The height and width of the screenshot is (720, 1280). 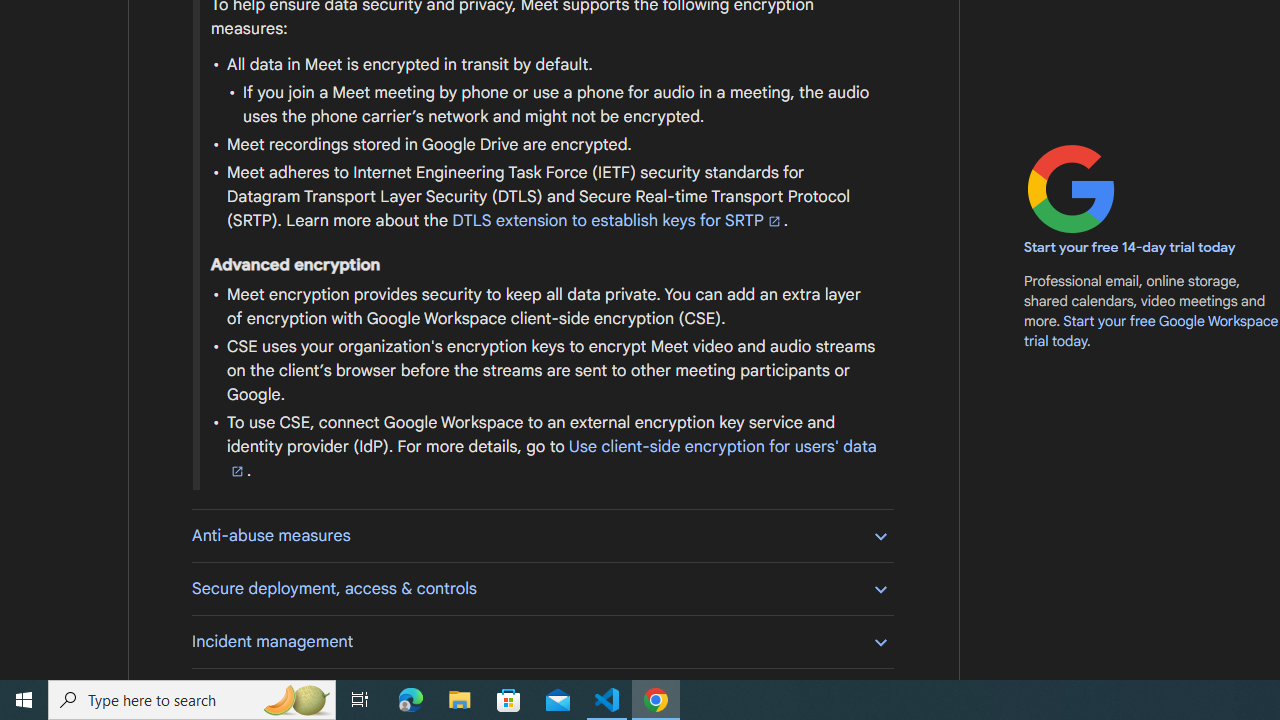 What do you see at coordinates (616, 221) in the screenshot?
I see `'DTLS extension to establish keys for SRTP'` at bounding box center [616, 221].